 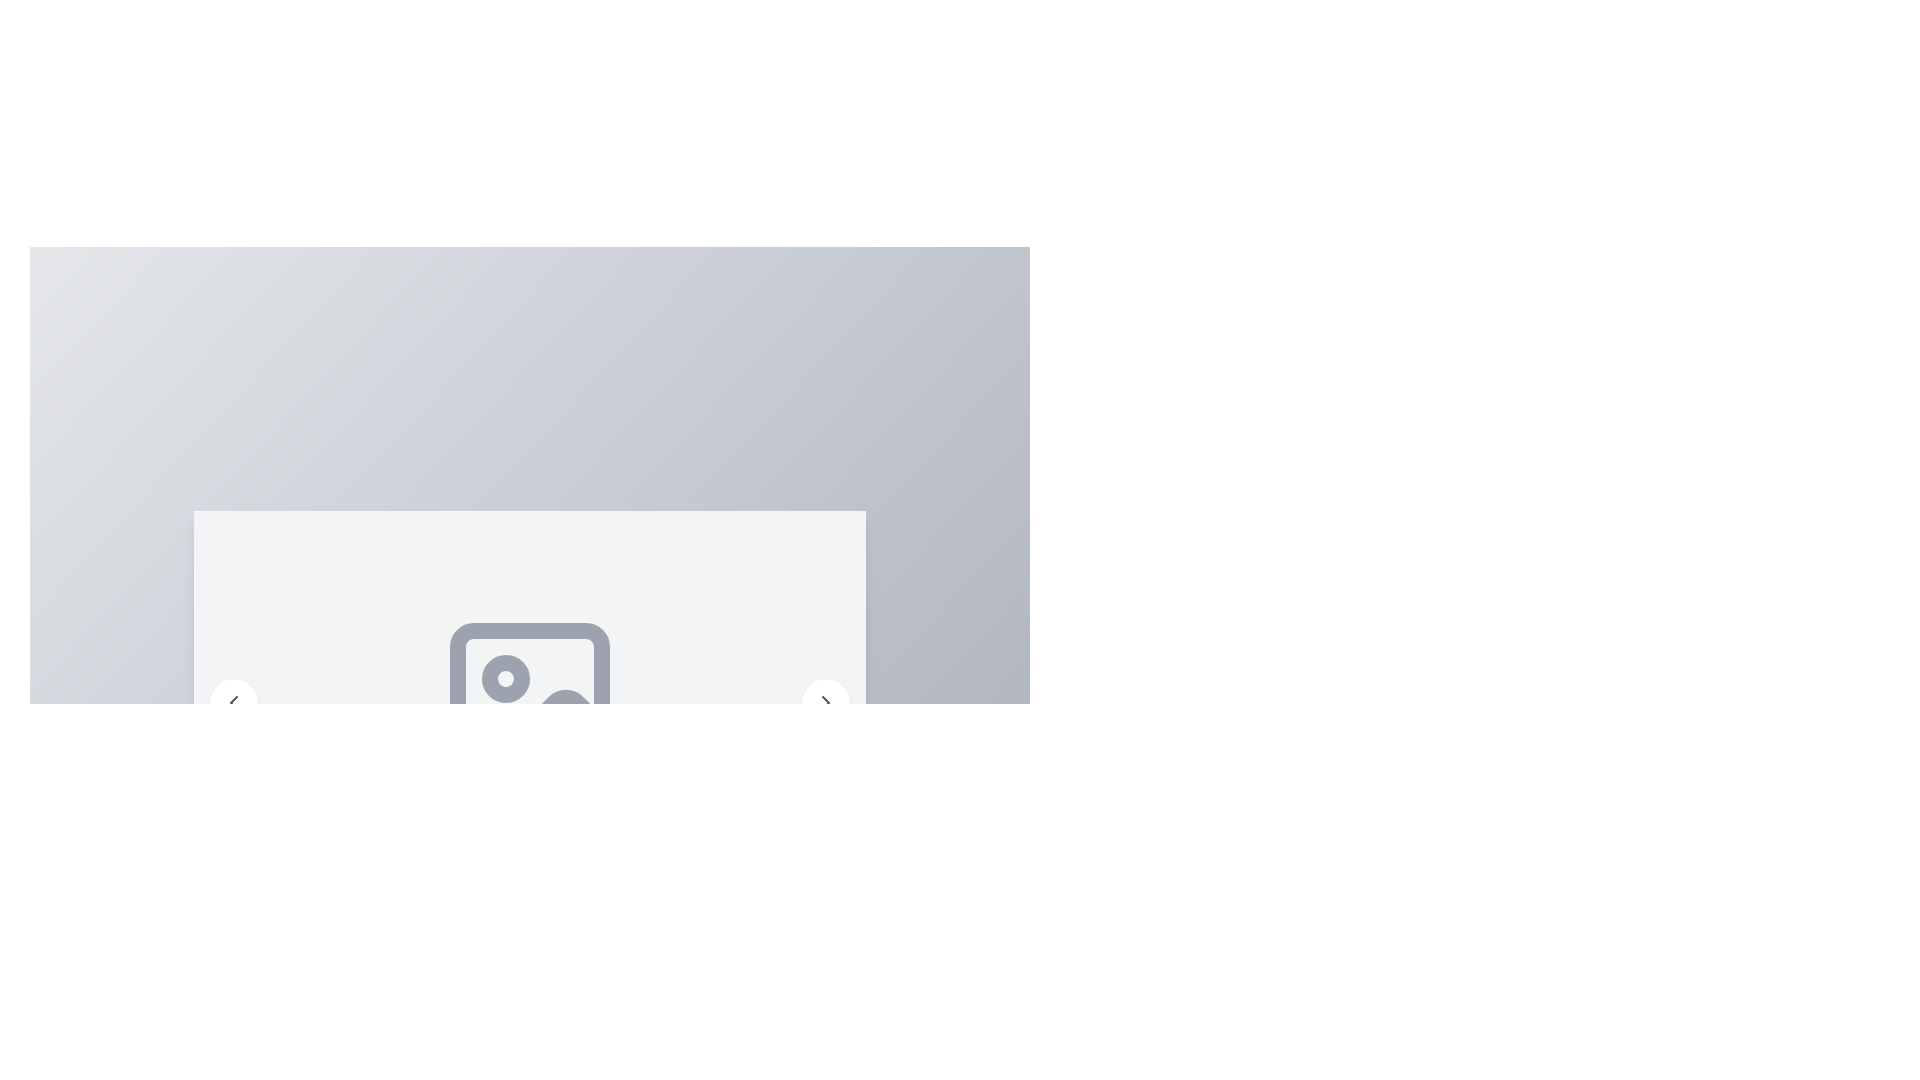 What do you see at coordinates (529, 701) in the screenshot?
I see `within the image placeholder for the 'Beach Sunset'` at bounding box center [529, 701].